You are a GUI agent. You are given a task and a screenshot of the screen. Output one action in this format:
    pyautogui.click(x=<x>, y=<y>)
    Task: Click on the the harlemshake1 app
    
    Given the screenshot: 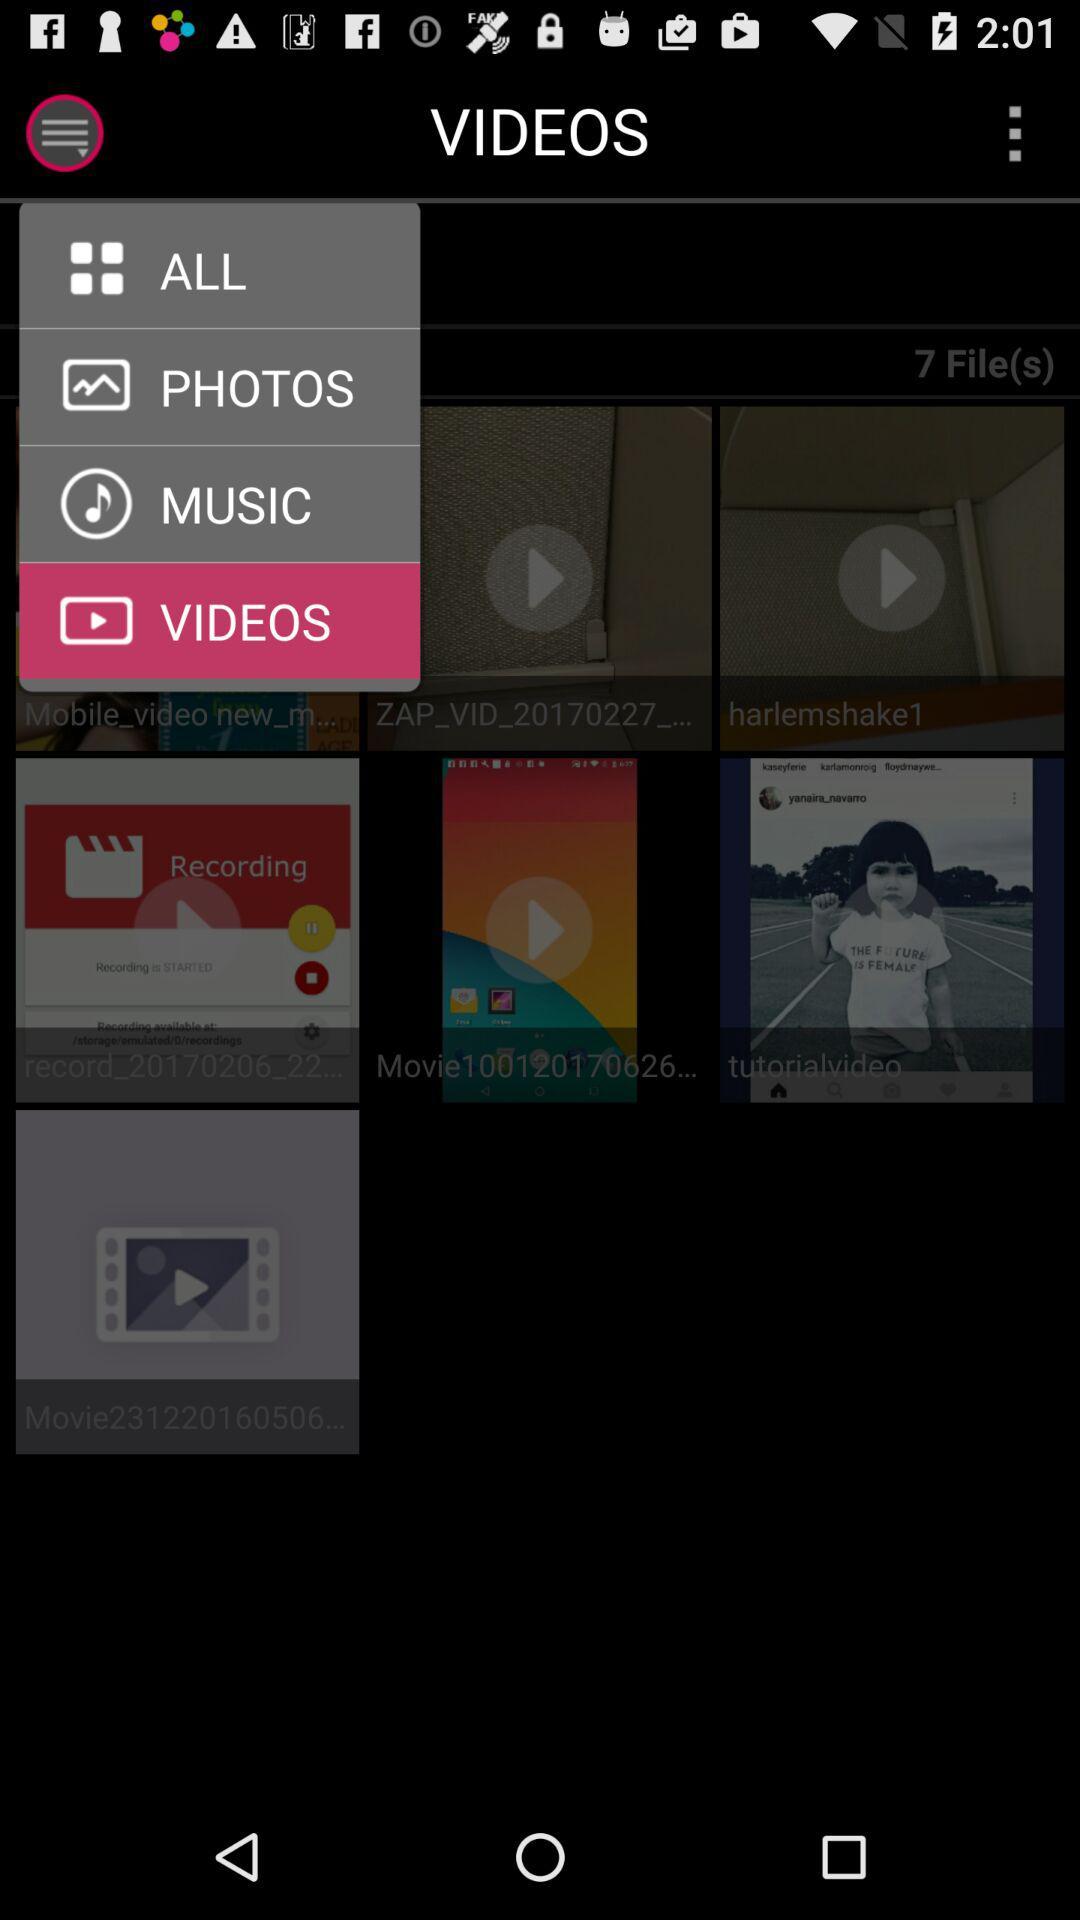 What is the action you would take?
    pyautogui.click(x=891, y=713)
    